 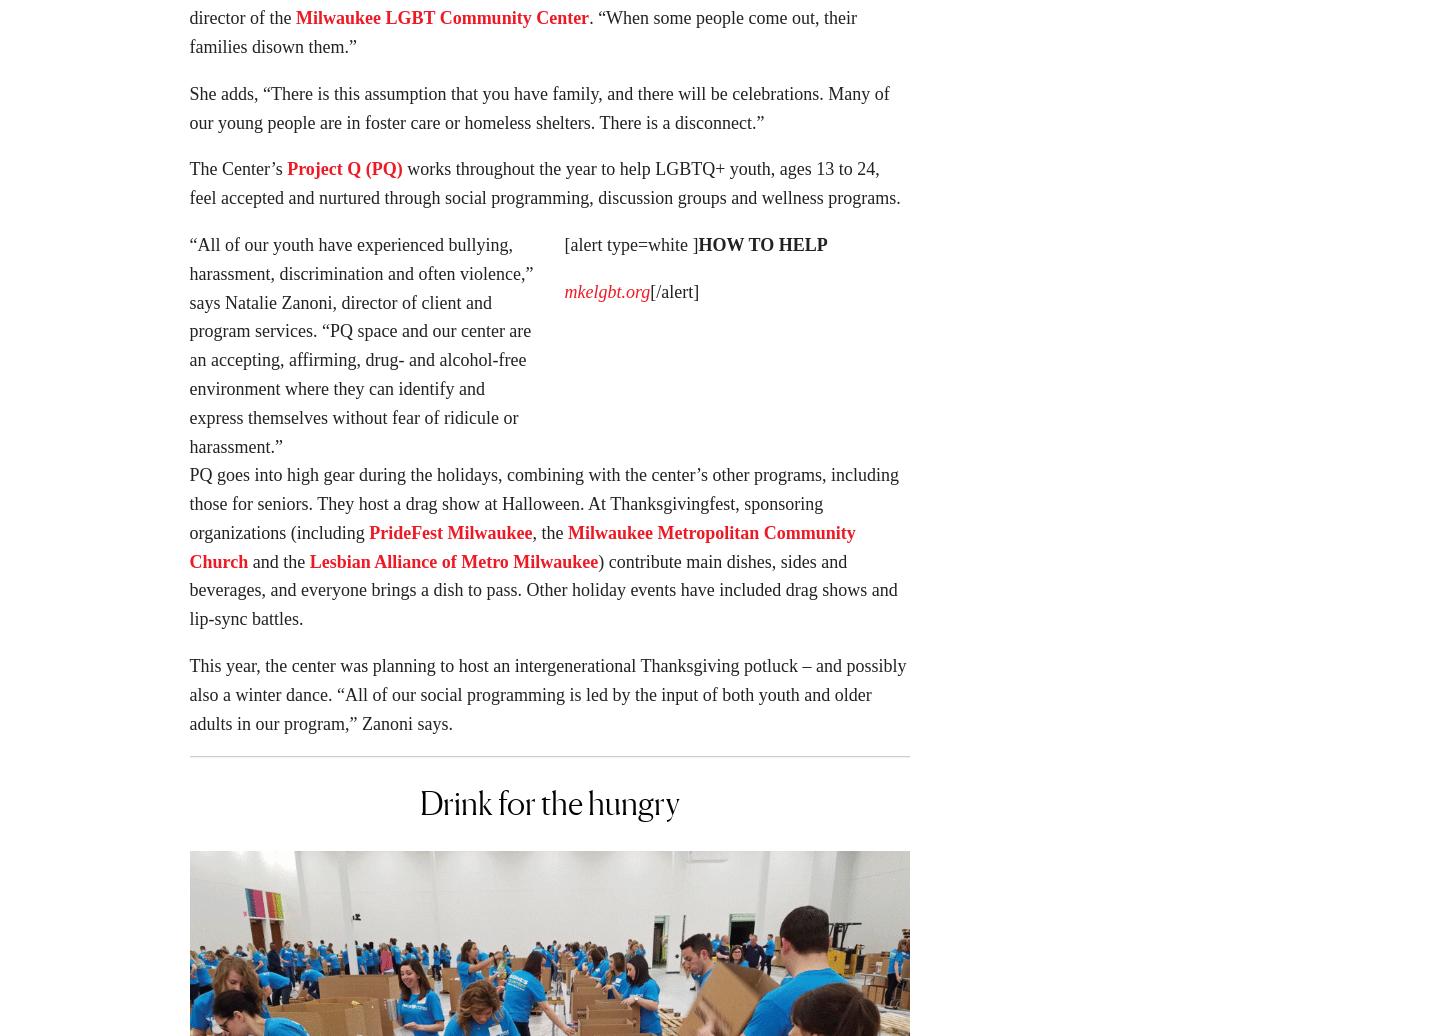 I want to click on 'The Center’s', so click(x=236, y=174).